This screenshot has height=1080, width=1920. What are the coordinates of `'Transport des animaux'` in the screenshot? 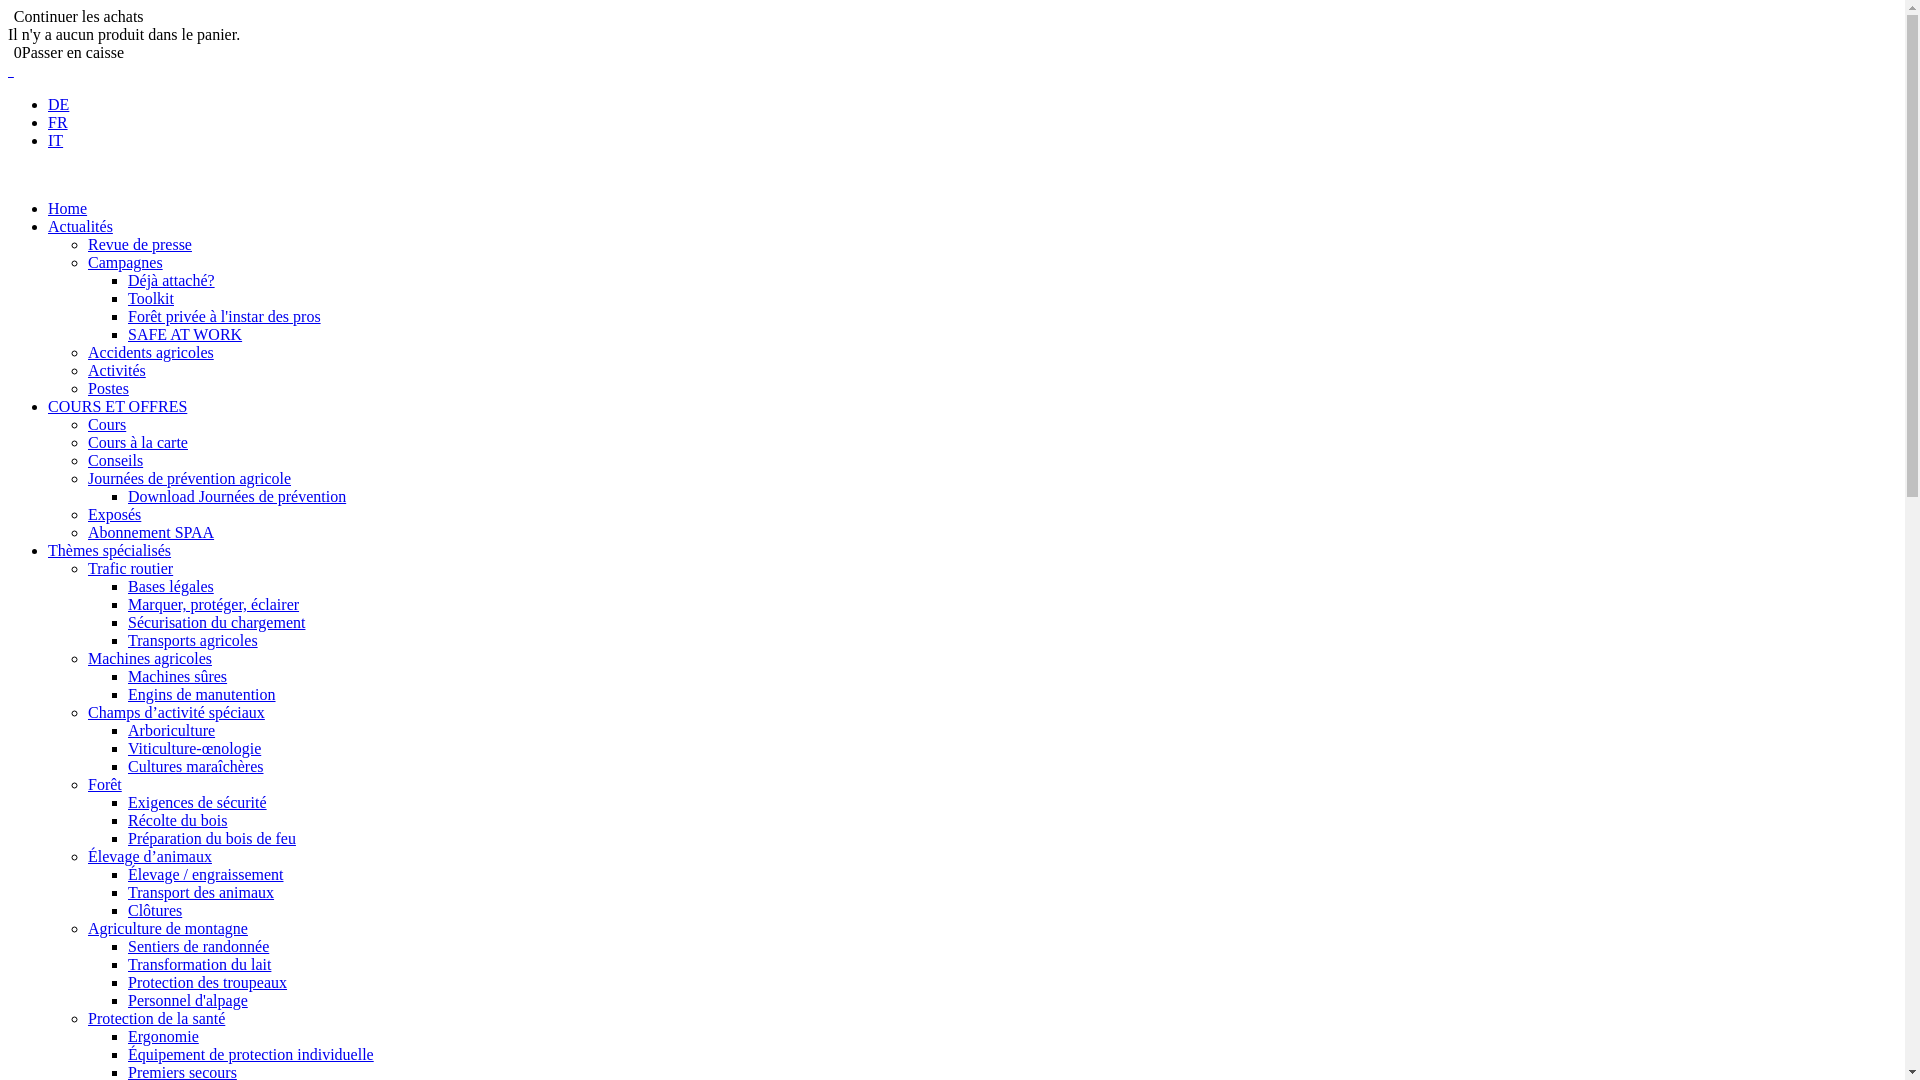 It's located at (201, 891).